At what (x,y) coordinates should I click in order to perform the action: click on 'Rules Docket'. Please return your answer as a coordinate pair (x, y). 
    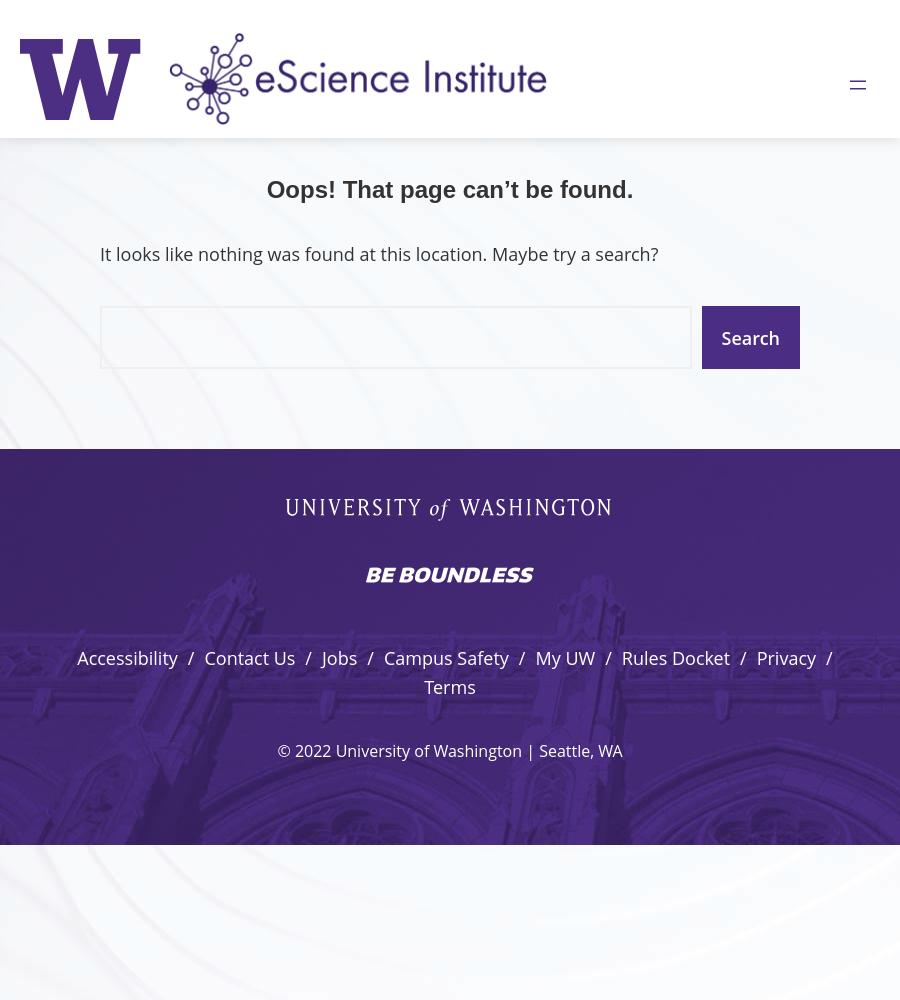
    Looking at the image, I should click on (675, 658).